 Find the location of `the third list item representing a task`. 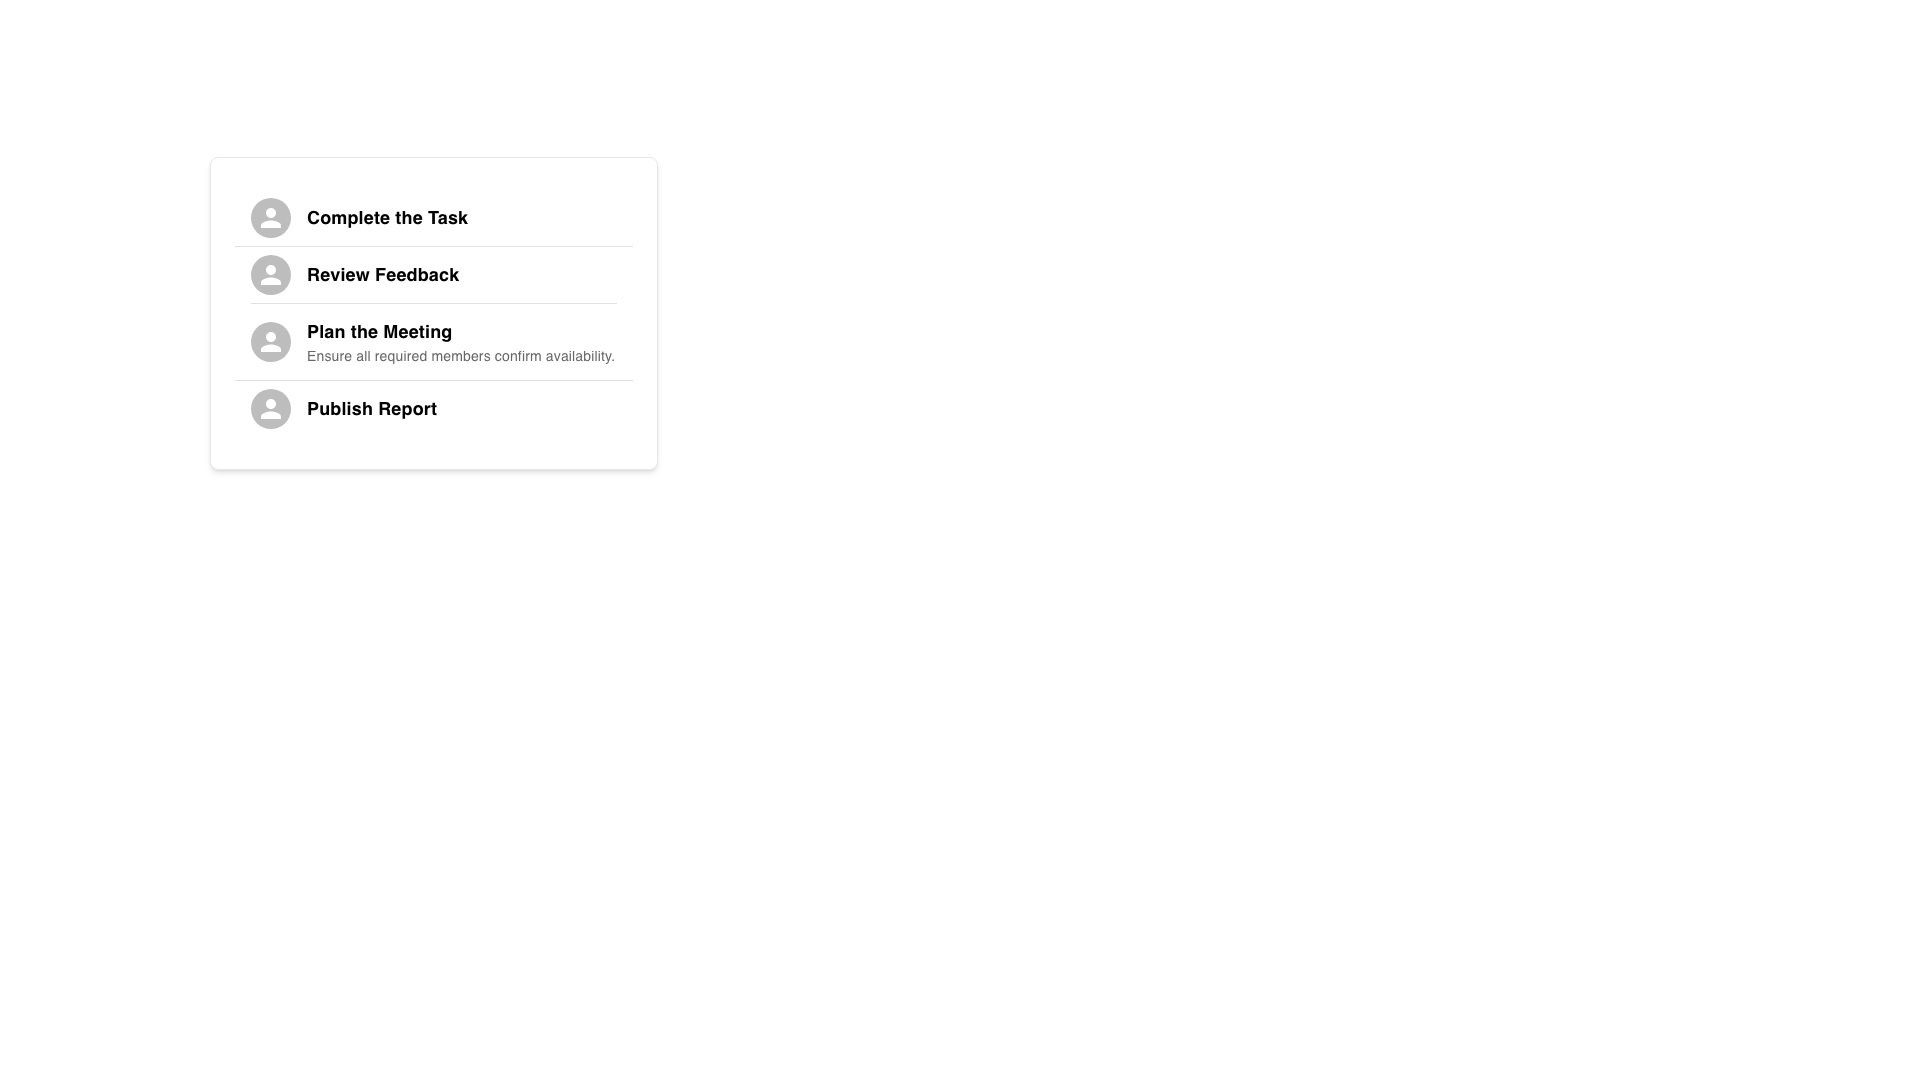

the third list item representing a task is located at coordinates (432, 312).